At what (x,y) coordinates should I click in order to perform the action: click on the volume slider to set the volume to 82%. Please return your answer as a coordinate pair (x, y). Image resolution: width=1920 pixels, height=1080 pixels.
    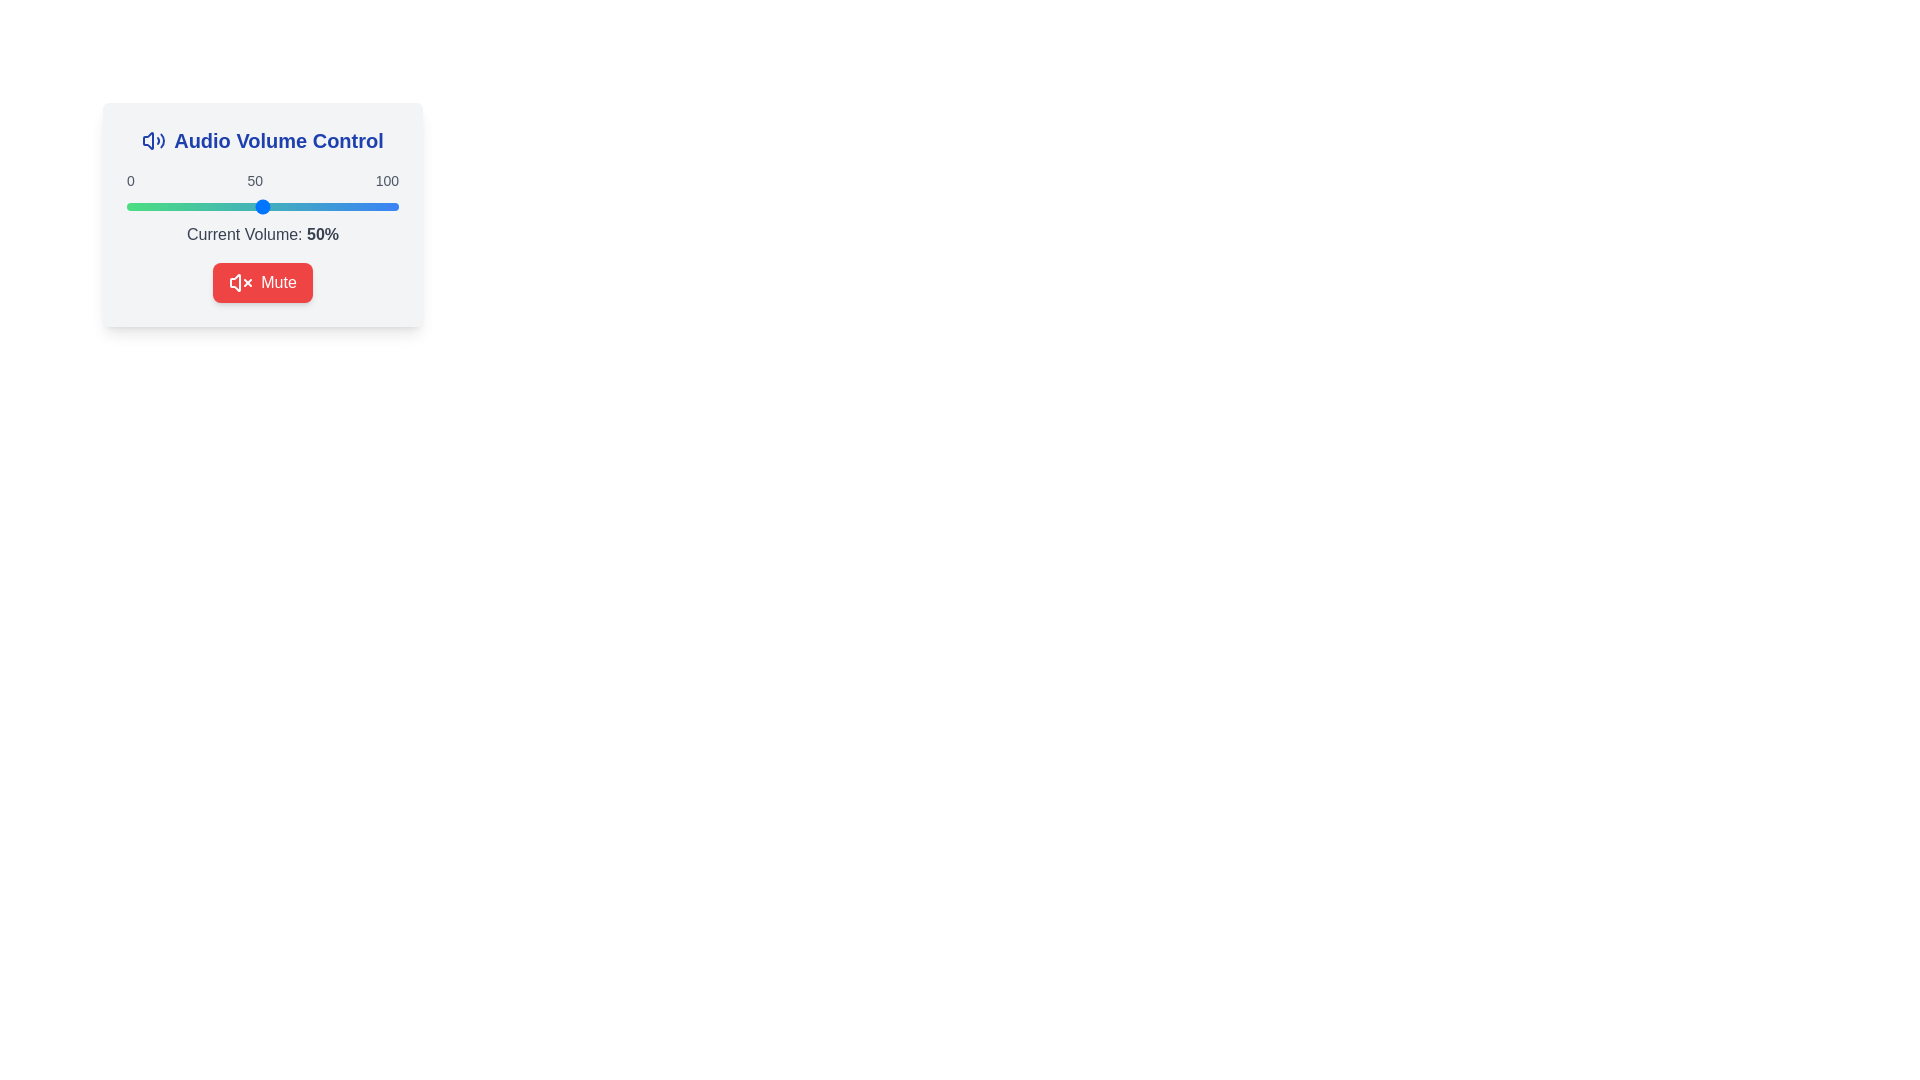
    Looking at the image, I should click on (350, 207).